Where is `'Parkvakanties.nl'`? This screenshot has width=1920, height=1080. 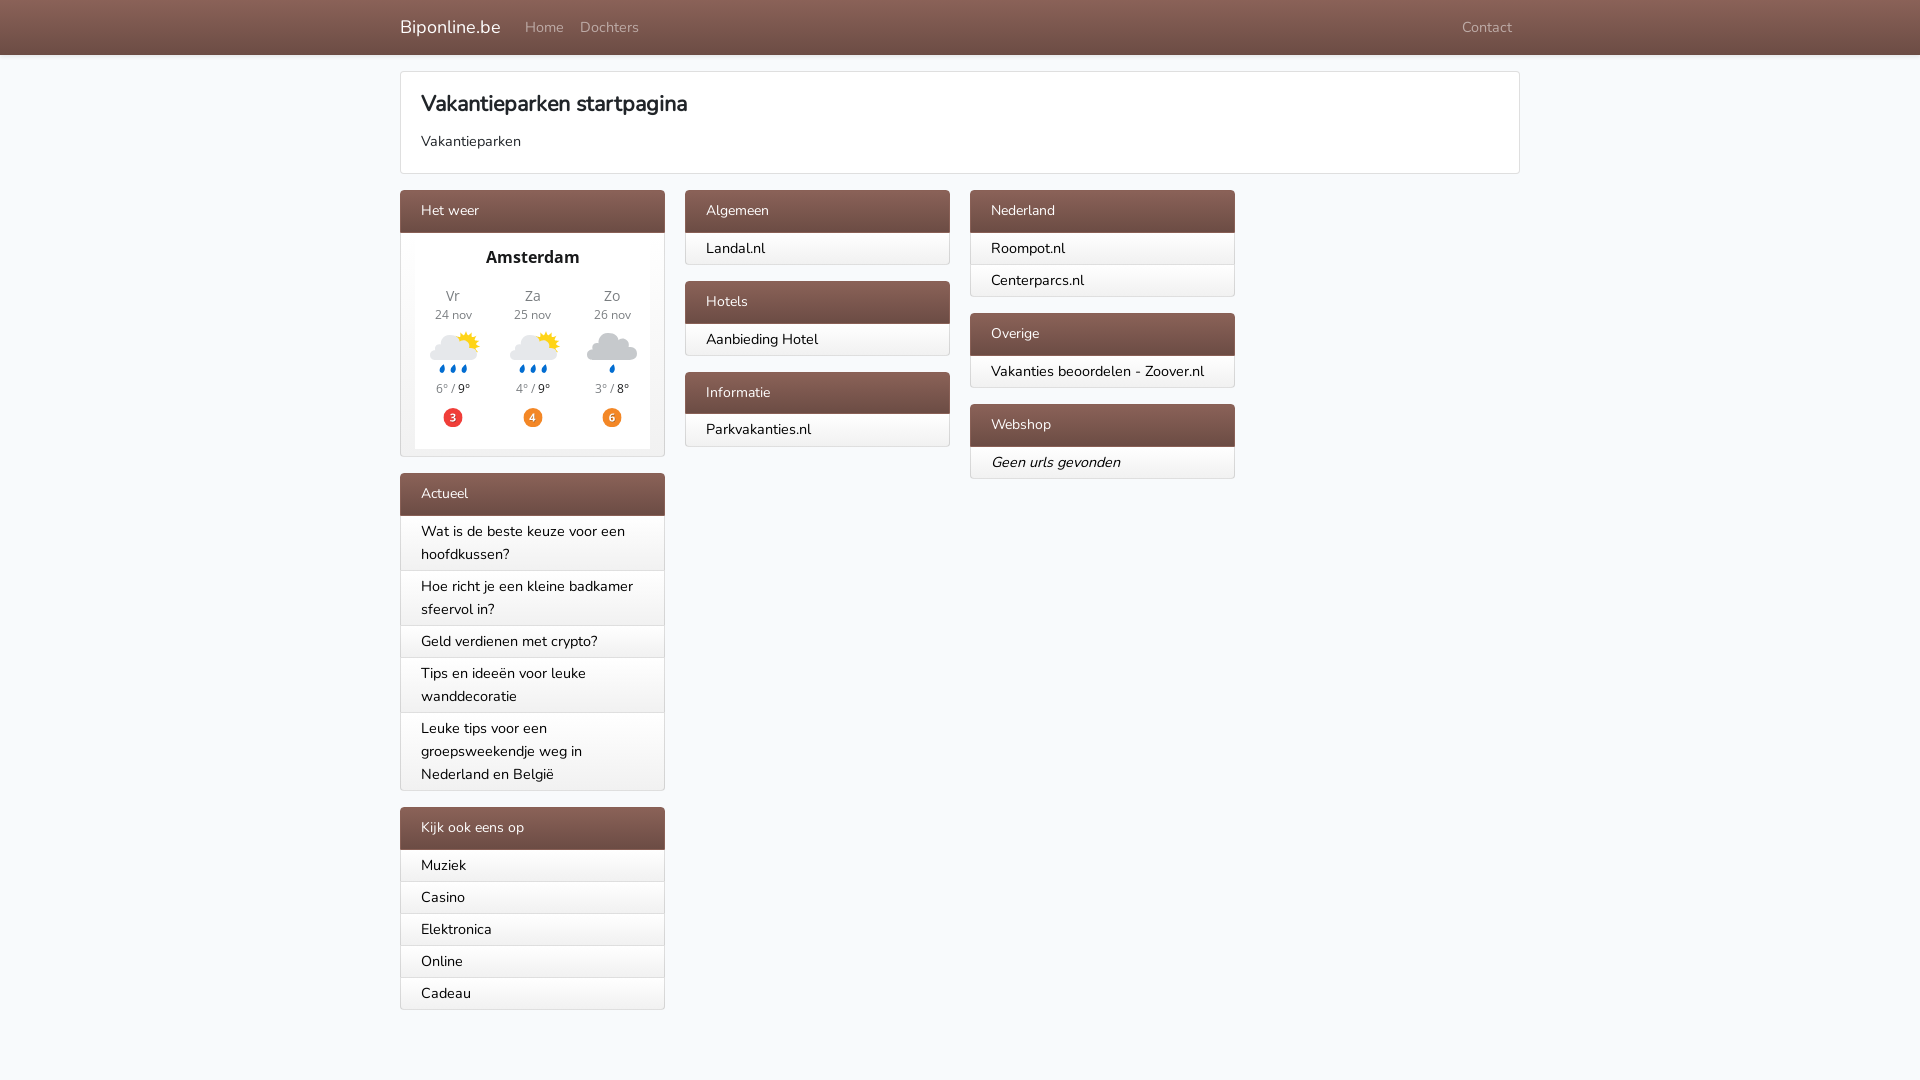
'Parkvakanties.nl' is located at coordinates (757, 427).